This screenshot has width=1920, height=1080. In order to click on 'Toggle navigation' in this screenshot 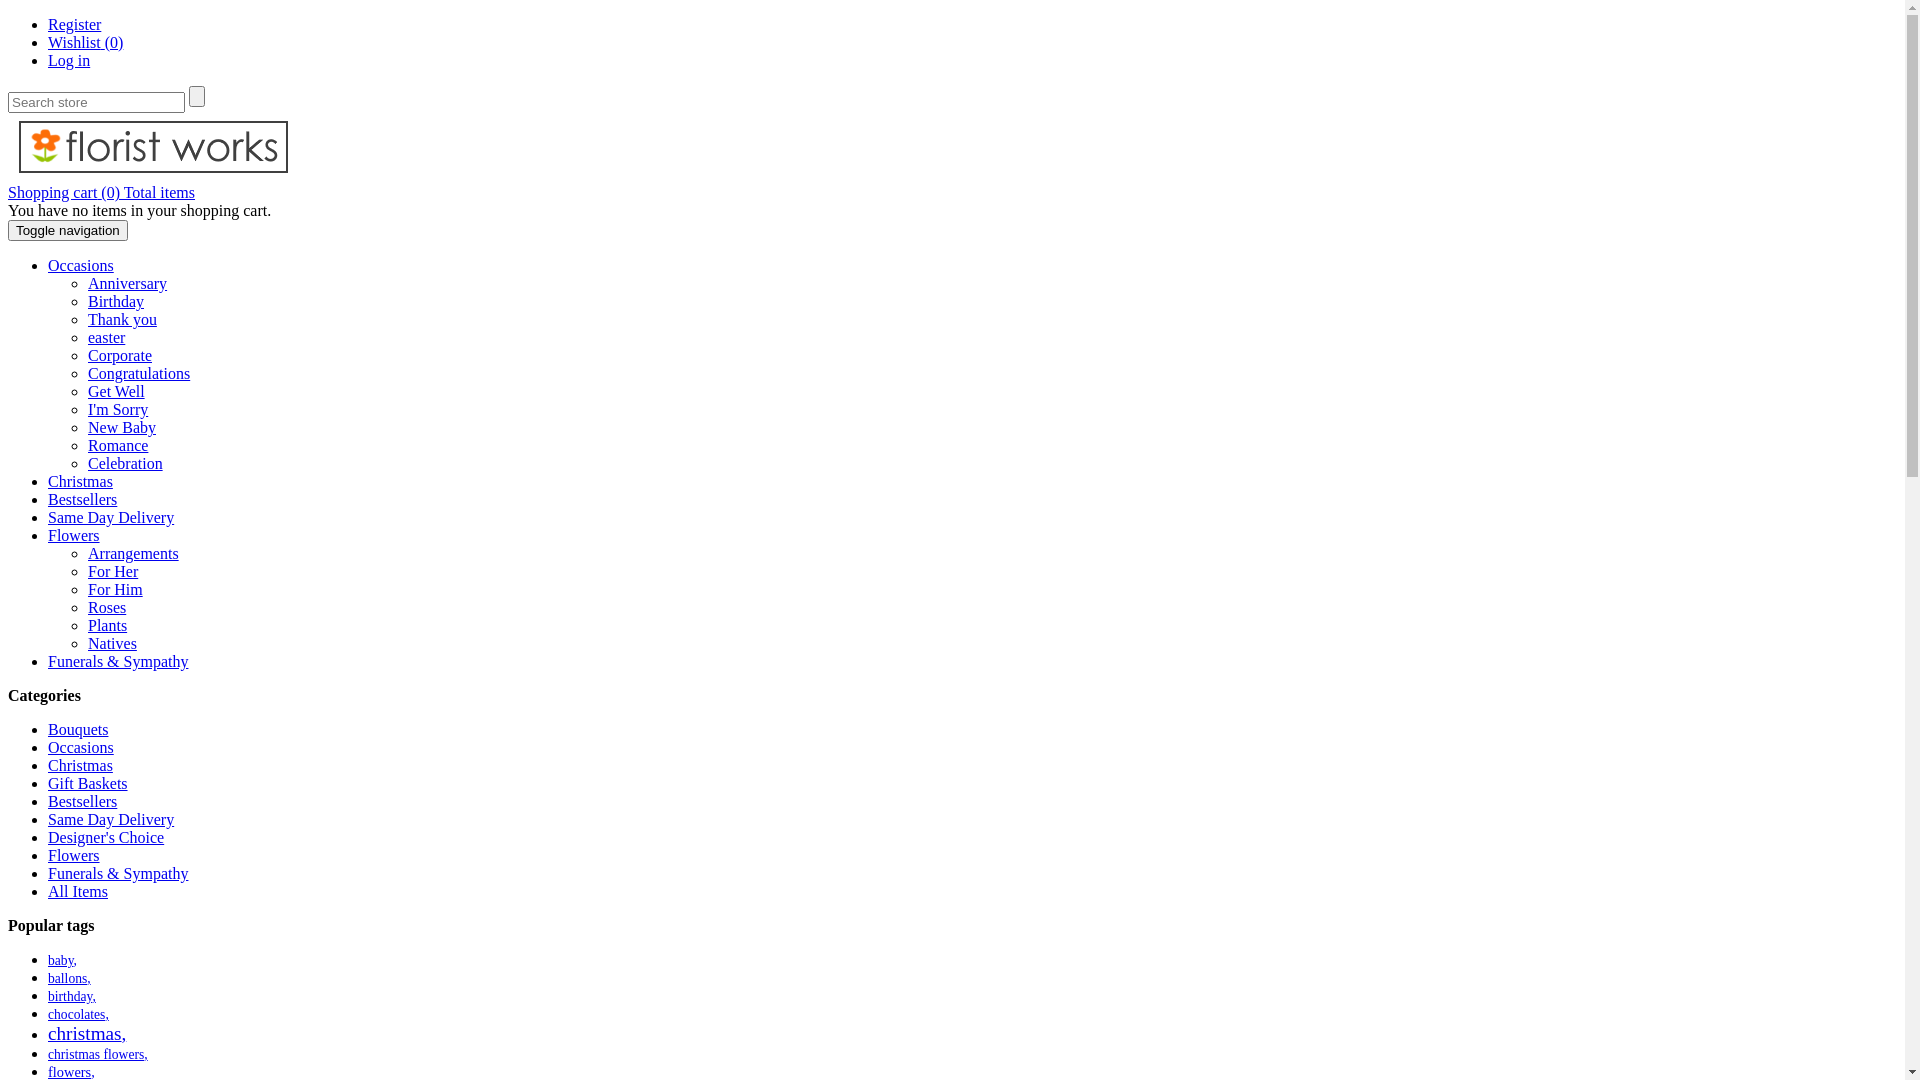, I will do `click(67, 229)`.